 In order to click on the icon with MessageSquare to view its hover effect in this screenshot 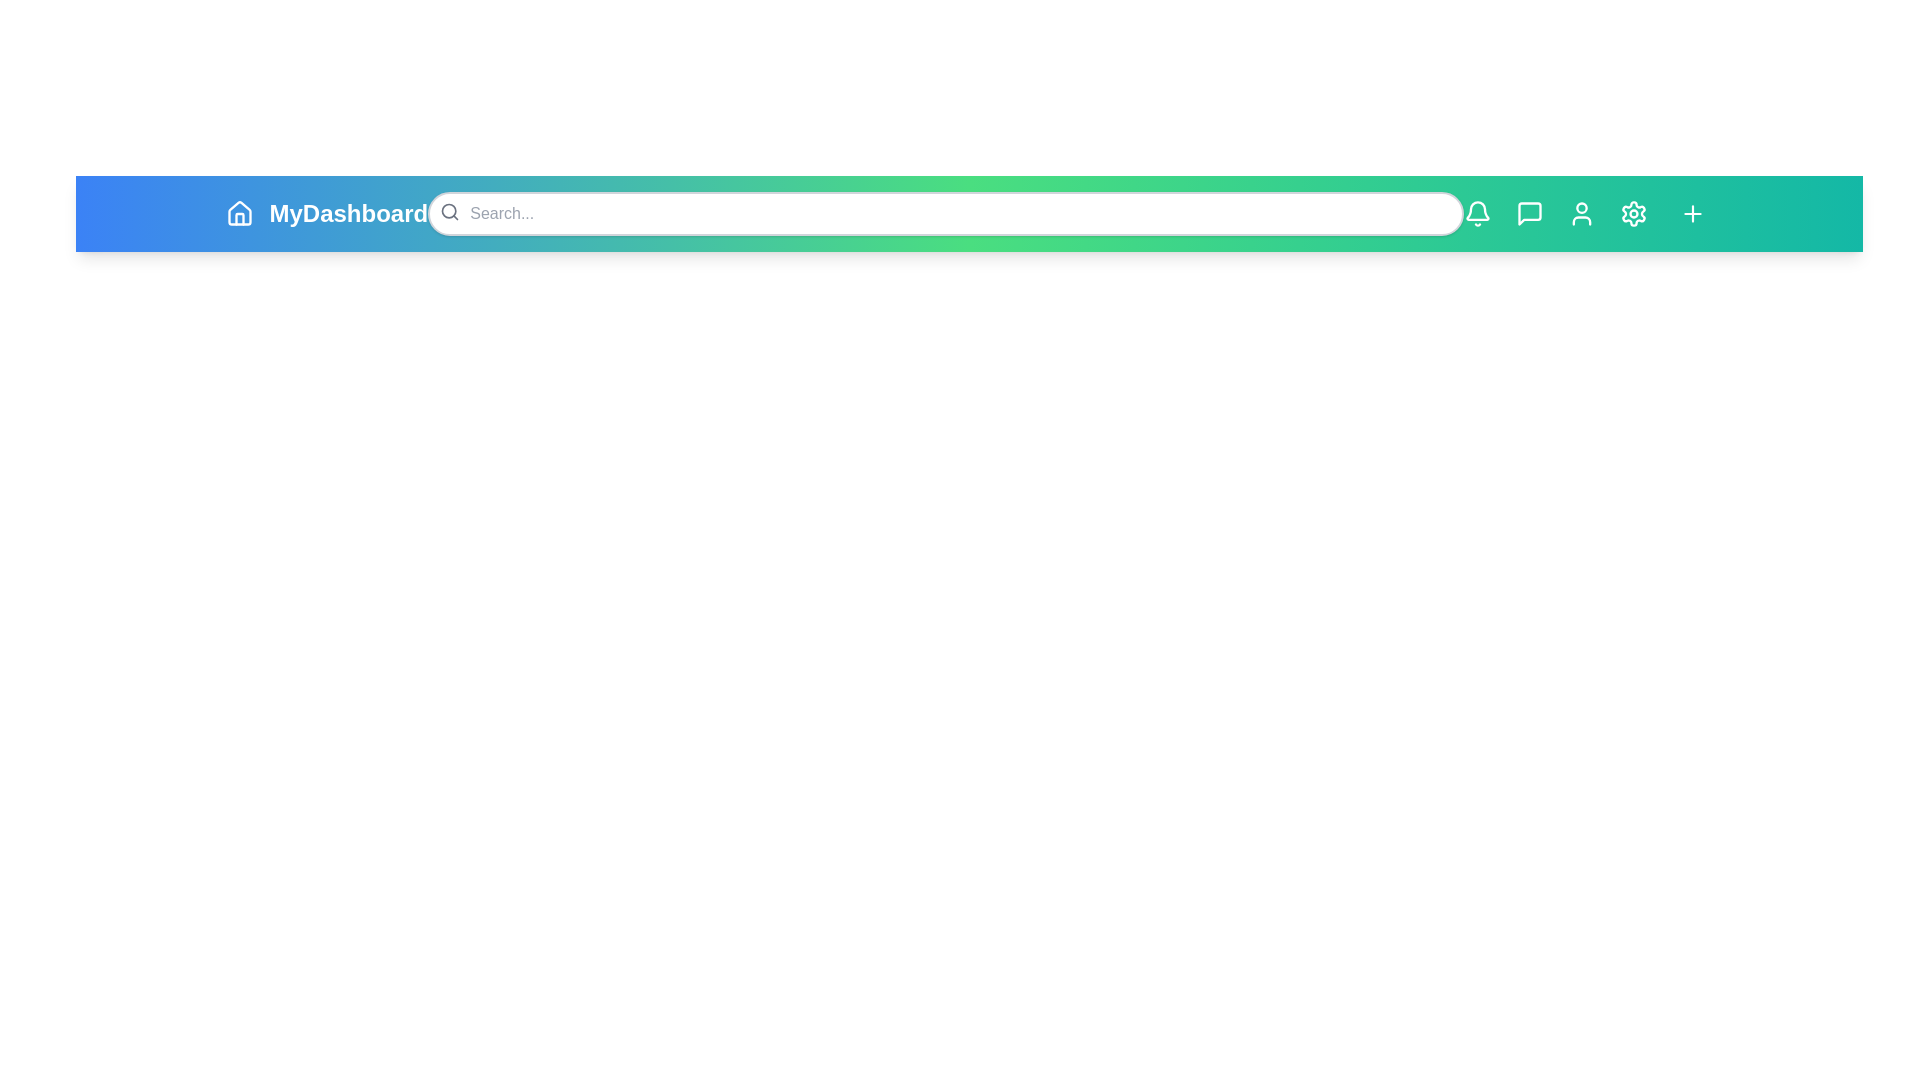, I will do `click(1528, 213)`.